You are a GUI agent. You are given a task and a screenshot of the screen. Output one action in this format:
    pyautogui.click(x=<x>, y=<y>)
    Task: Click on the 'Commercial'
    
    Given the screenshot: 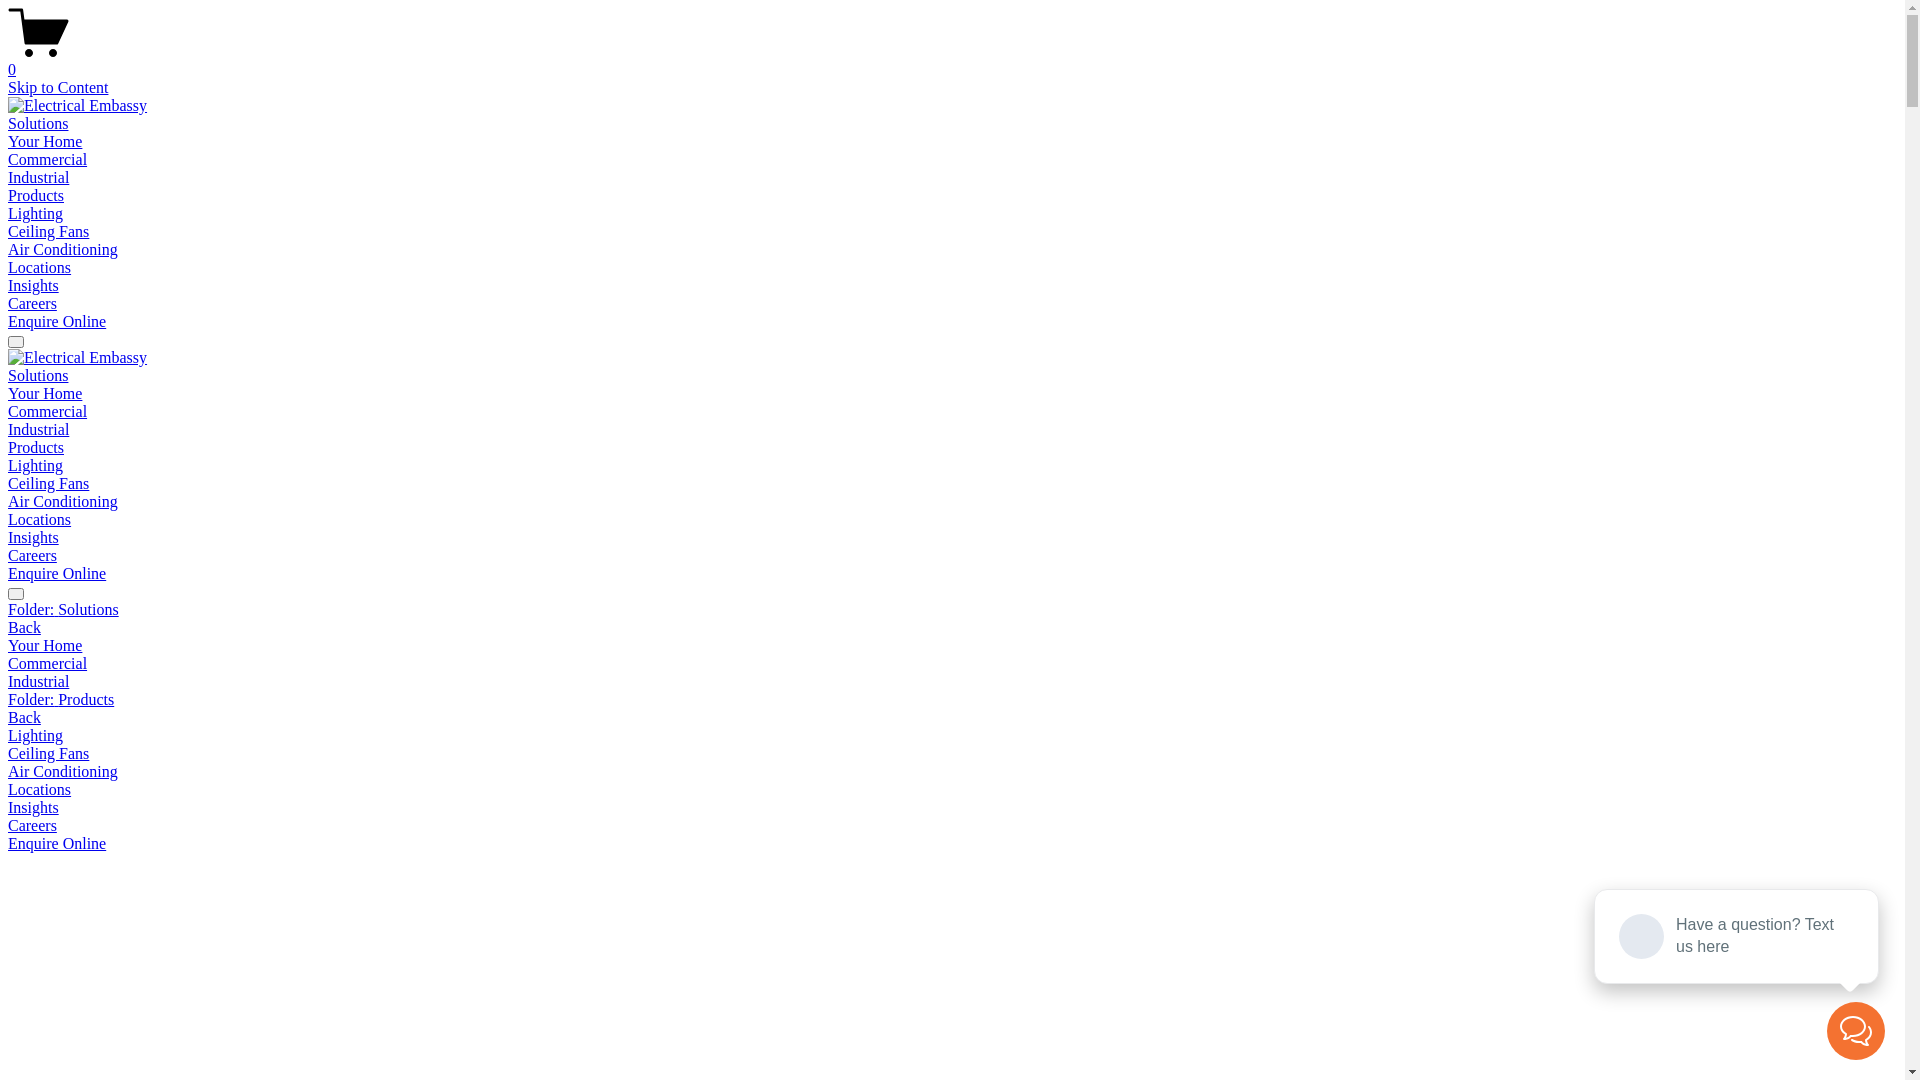 What is the action you would take?
    pyautogui.click(x=47, y=158)
    